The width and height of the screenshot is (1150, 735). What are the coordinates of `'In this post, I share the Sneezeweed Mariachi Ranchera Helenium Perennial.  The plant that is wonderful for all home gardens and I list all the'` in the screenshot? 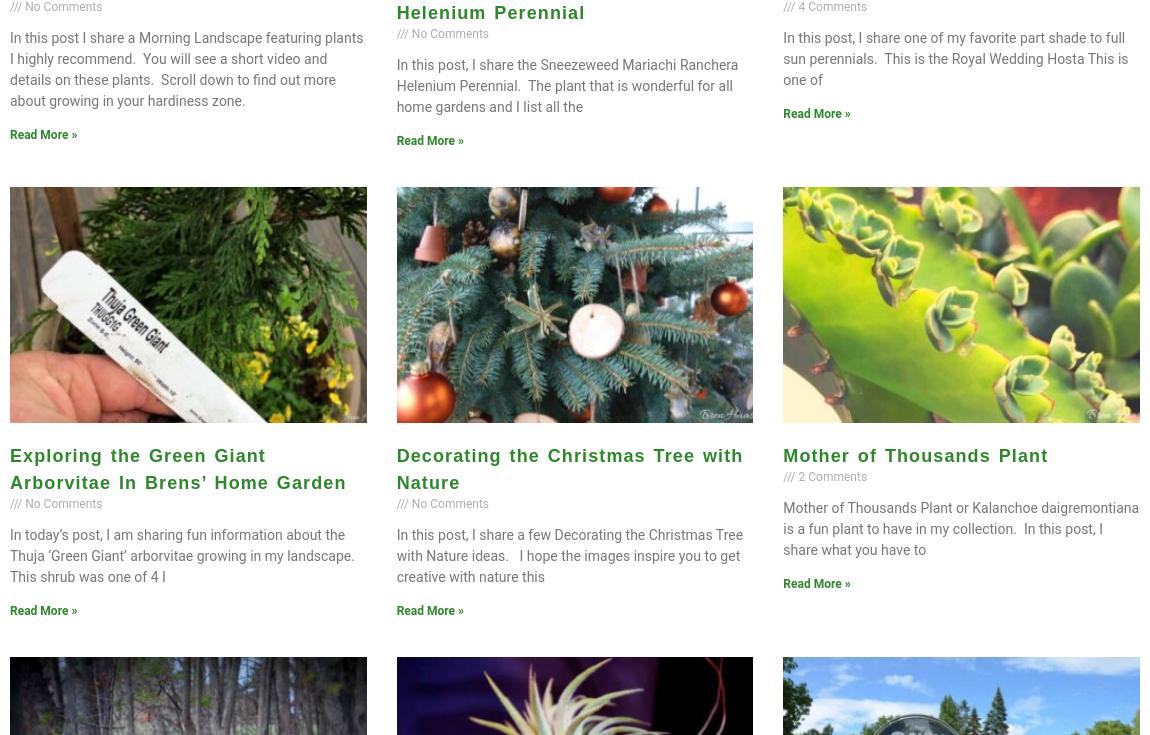 It's located at (566, 85).